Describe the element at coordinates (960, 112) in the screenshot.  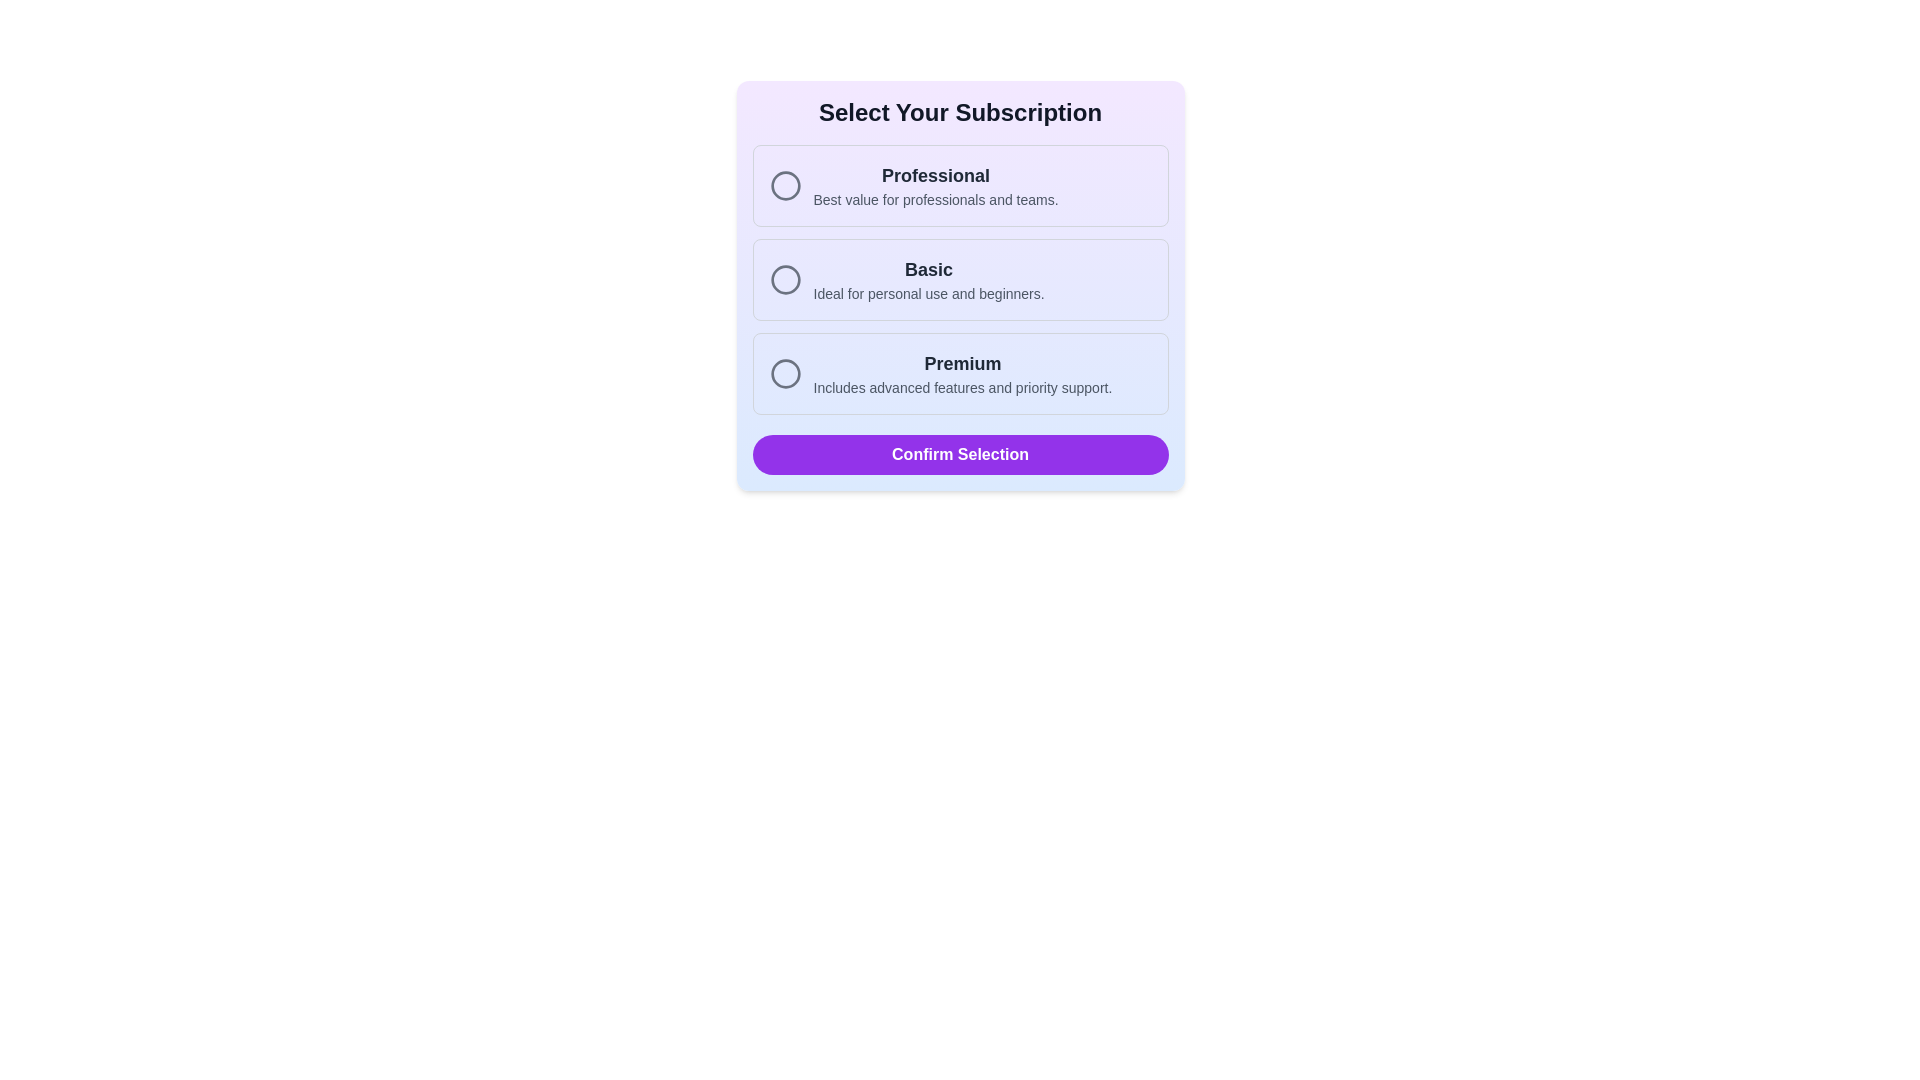
I see `the heading text element that informs users about selecting a subscription type, located at the top of the subscription selection panel` at that location.